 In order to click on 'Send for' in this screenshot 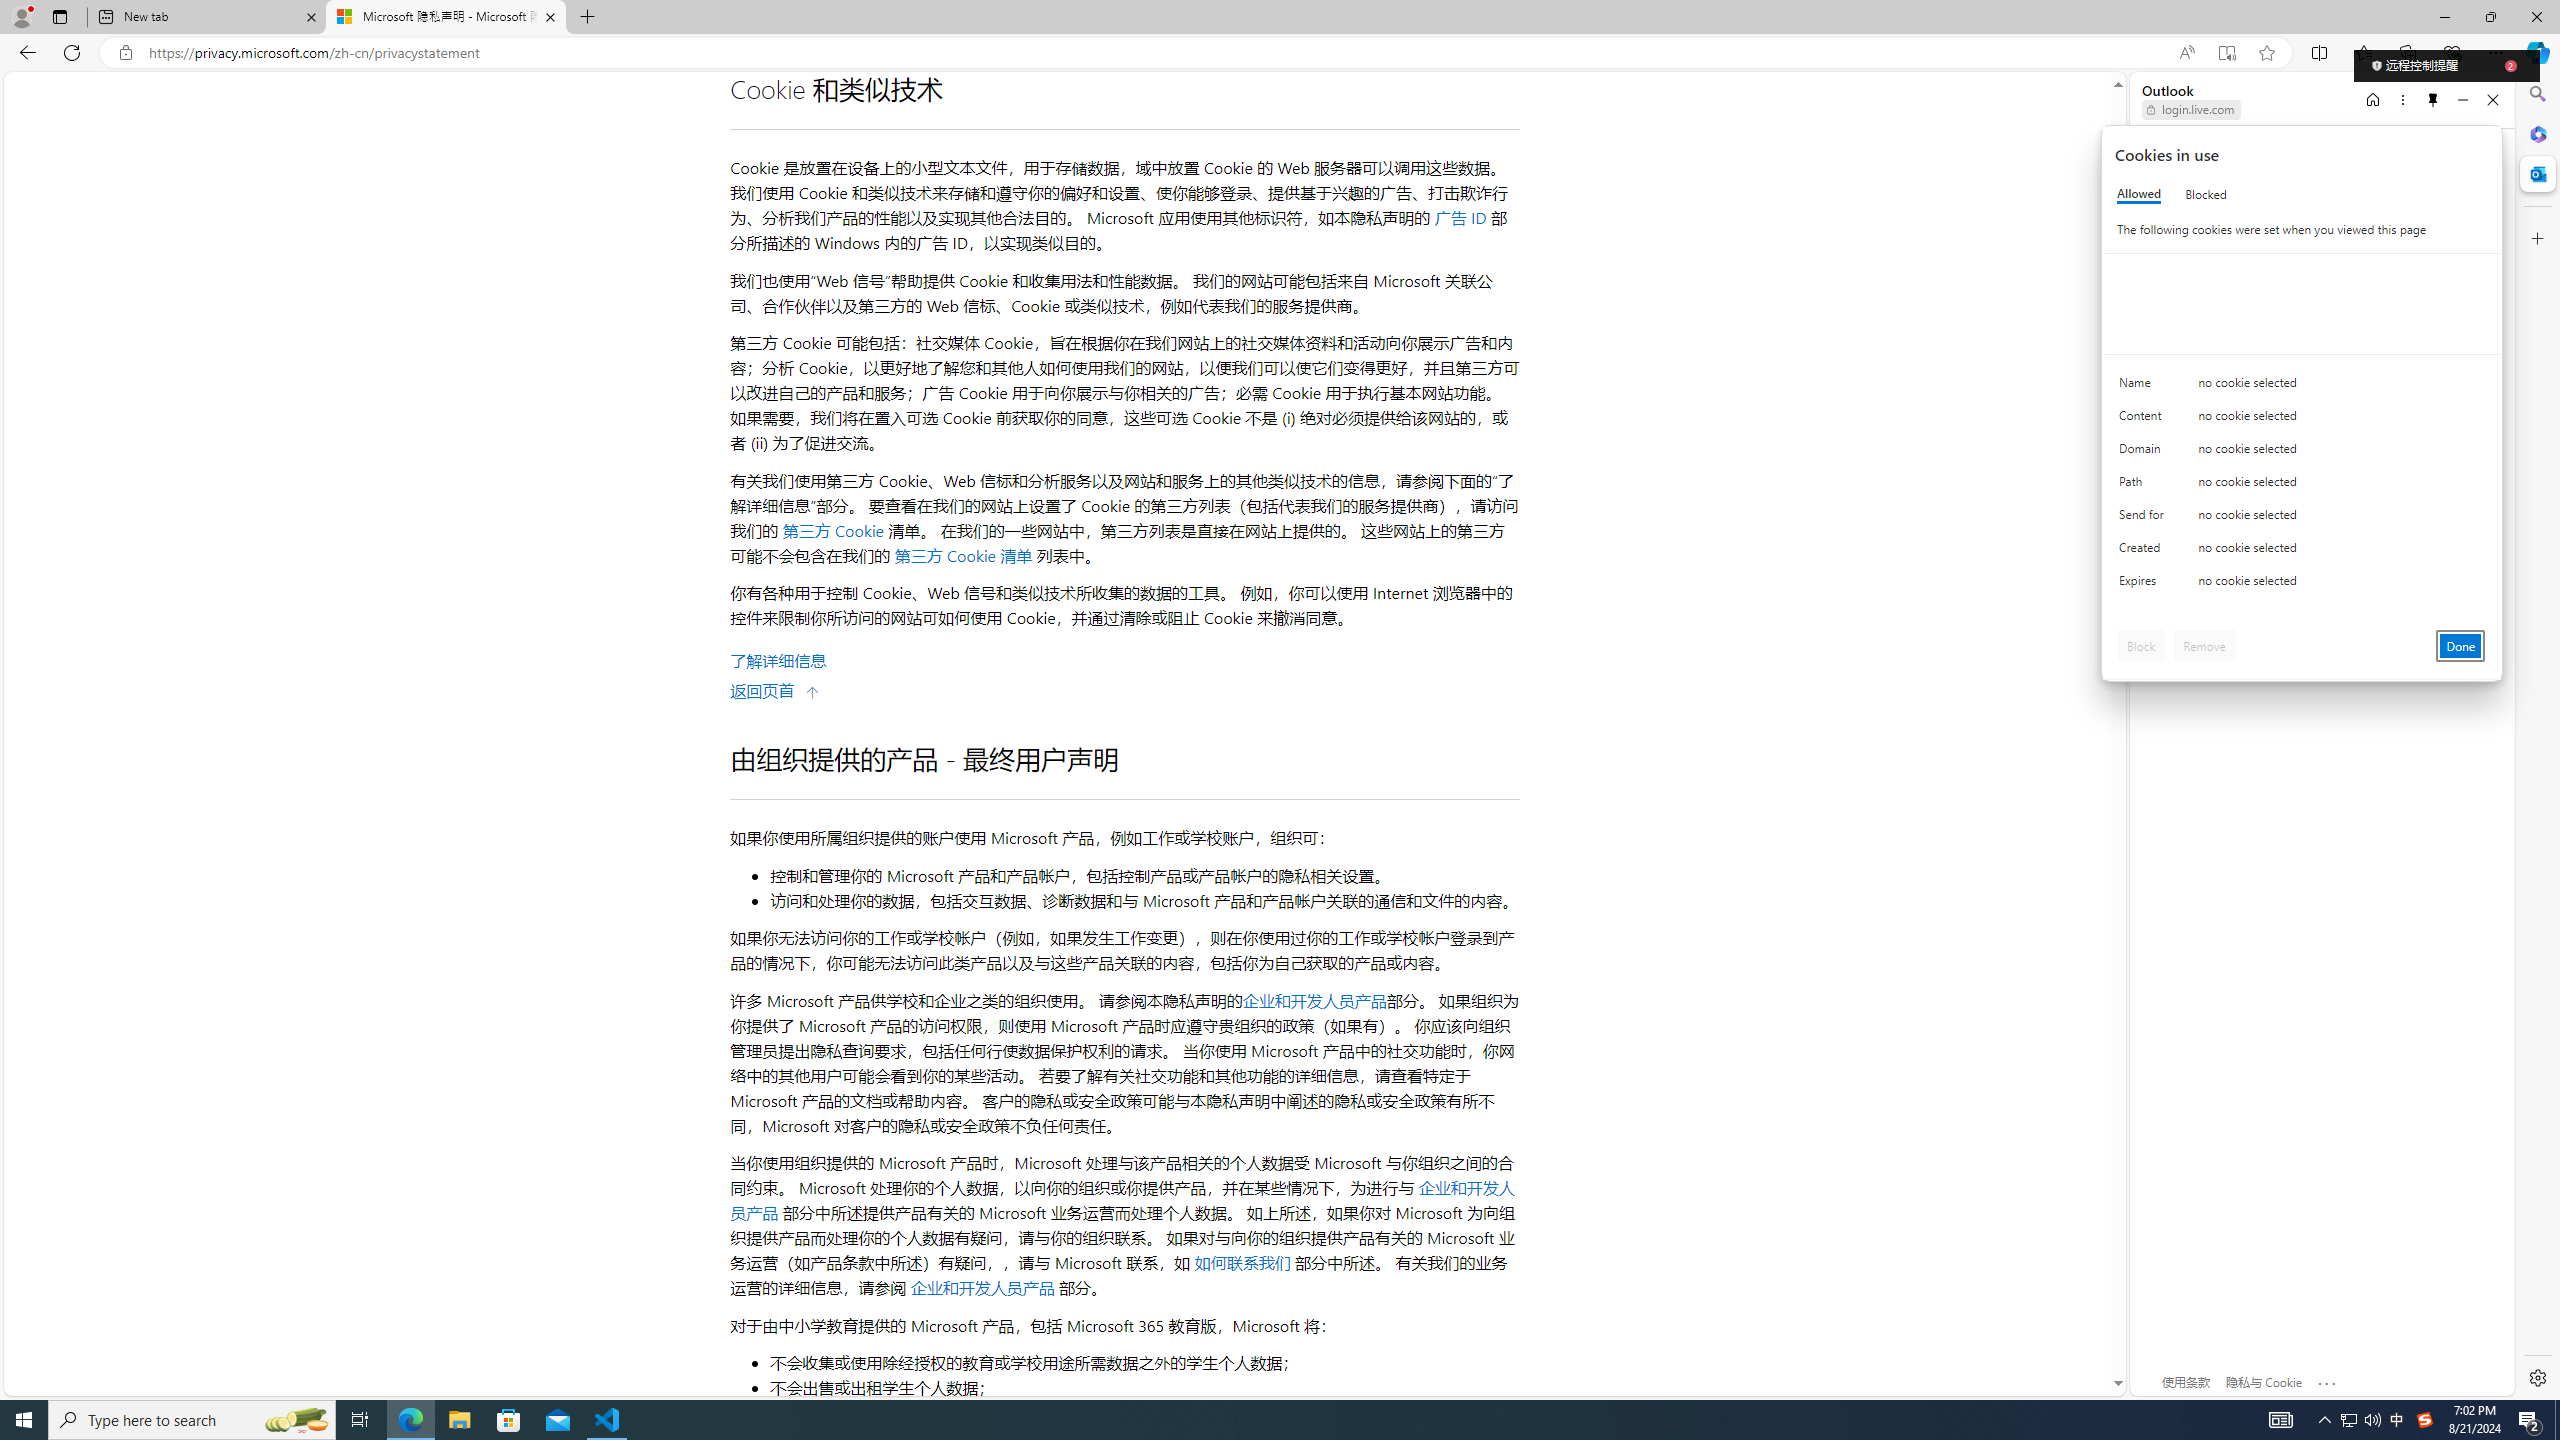, I will do `click(2144, 518)`.